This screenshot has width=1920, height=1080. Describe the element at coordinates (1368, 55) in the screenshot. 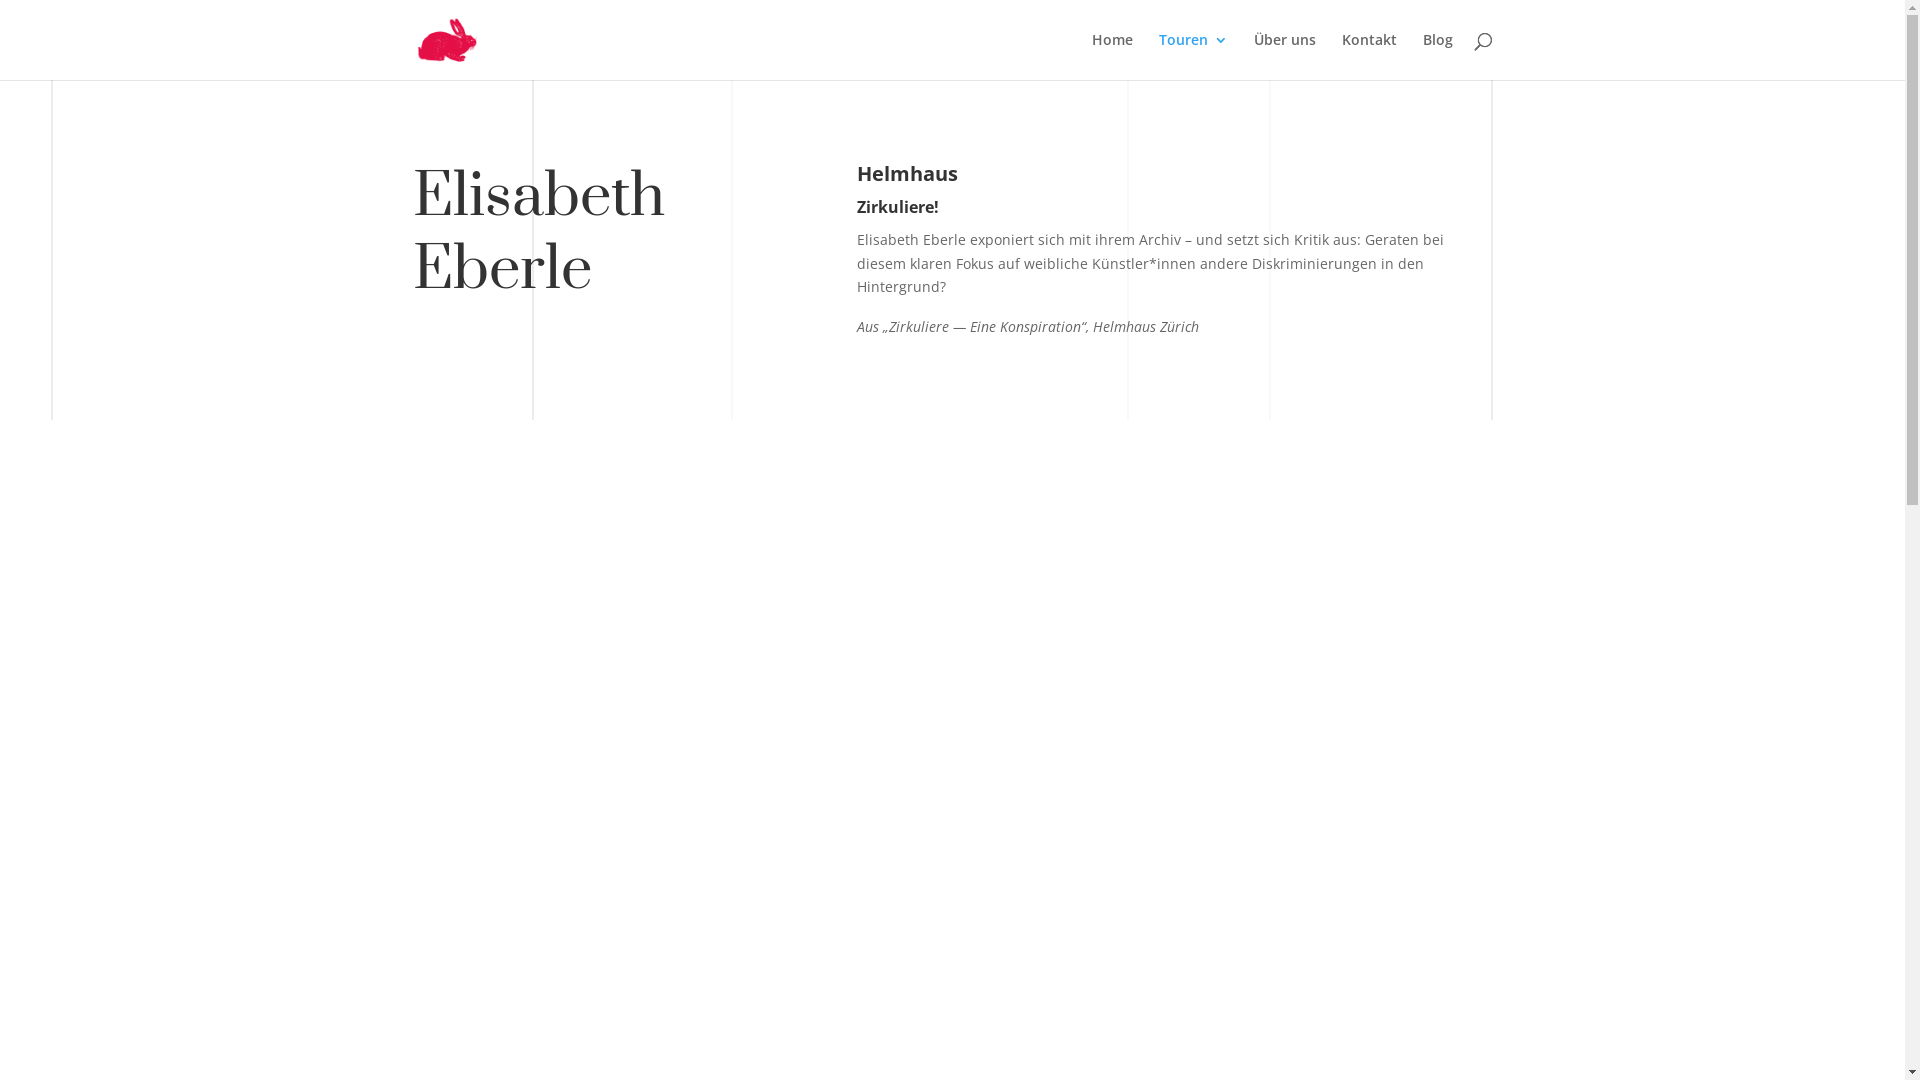

I see `'Kontakt'` at that location.